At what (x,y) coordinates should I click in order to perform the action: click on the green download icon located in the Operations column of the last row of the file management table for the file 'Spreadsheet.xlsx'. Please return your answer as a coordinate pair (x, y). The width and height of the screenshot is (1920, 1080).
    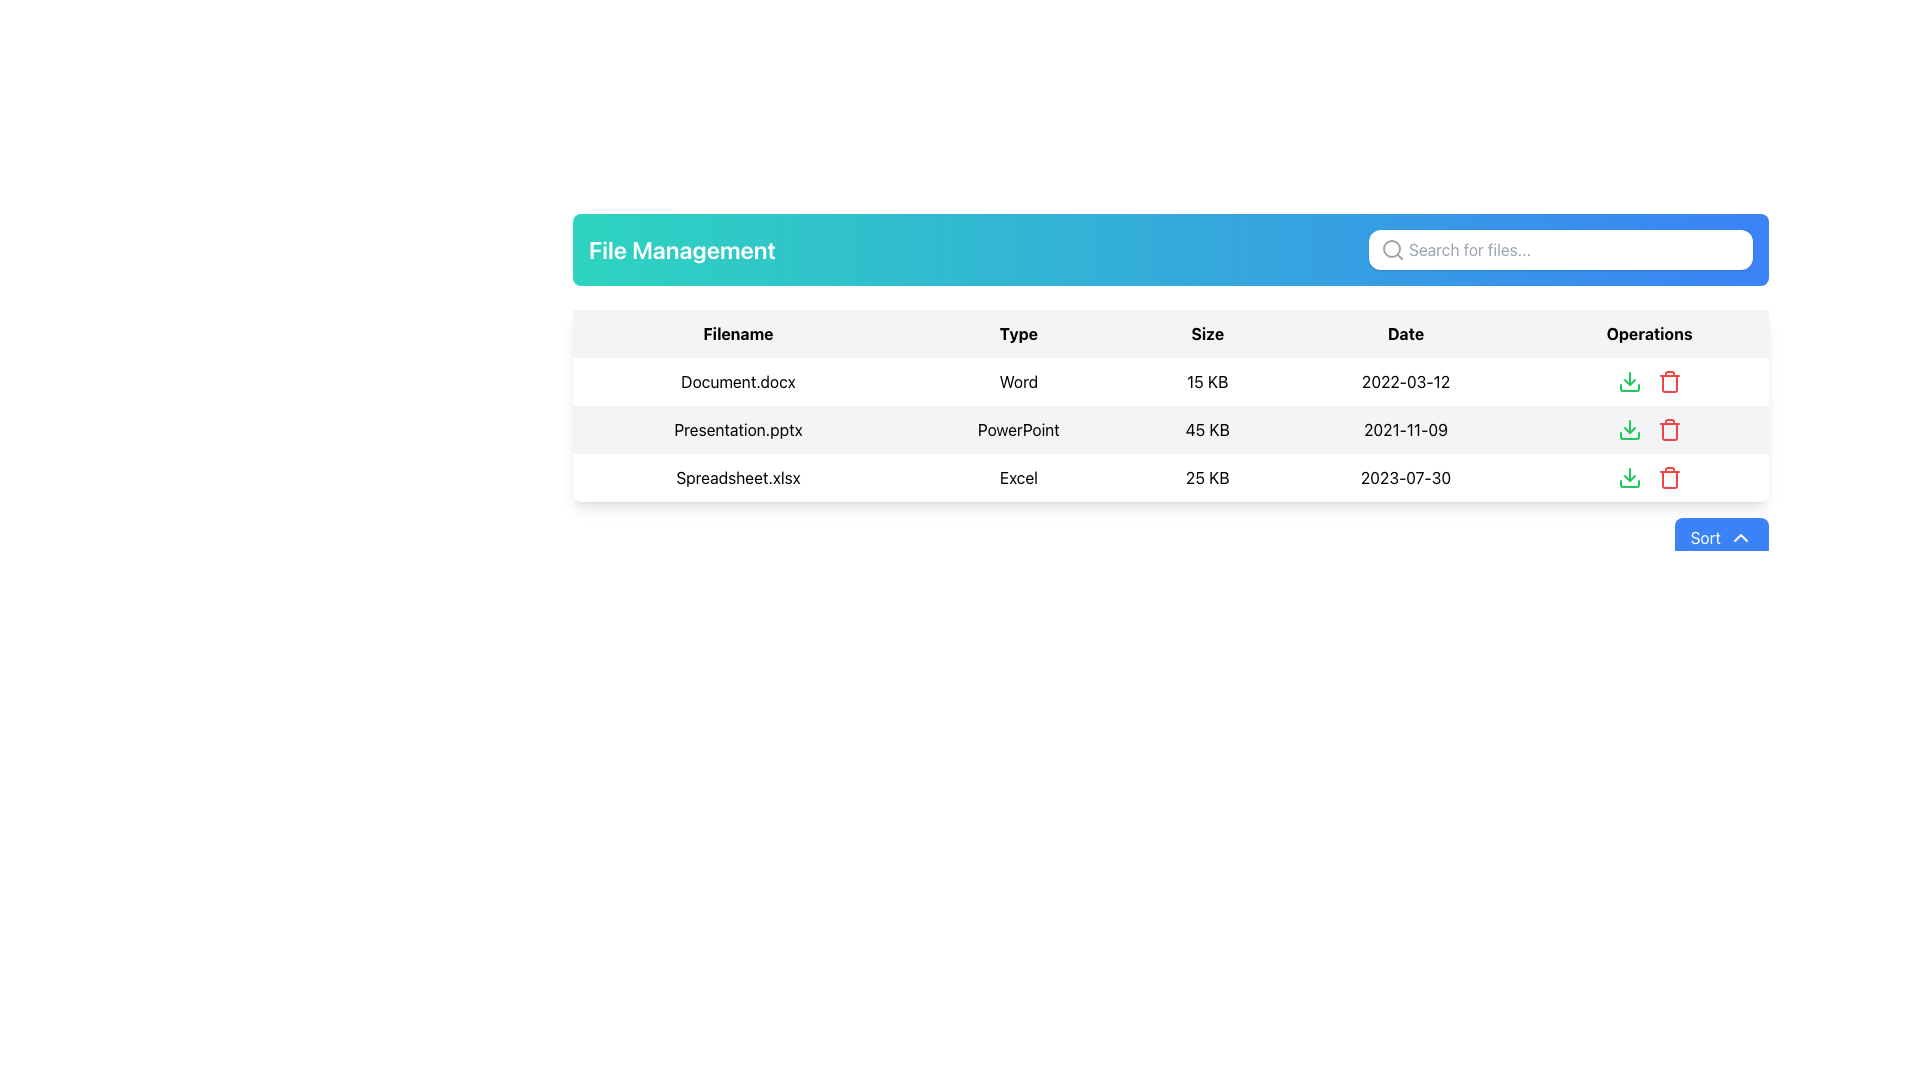
    Looking at the image, I should click on (1649, 478).